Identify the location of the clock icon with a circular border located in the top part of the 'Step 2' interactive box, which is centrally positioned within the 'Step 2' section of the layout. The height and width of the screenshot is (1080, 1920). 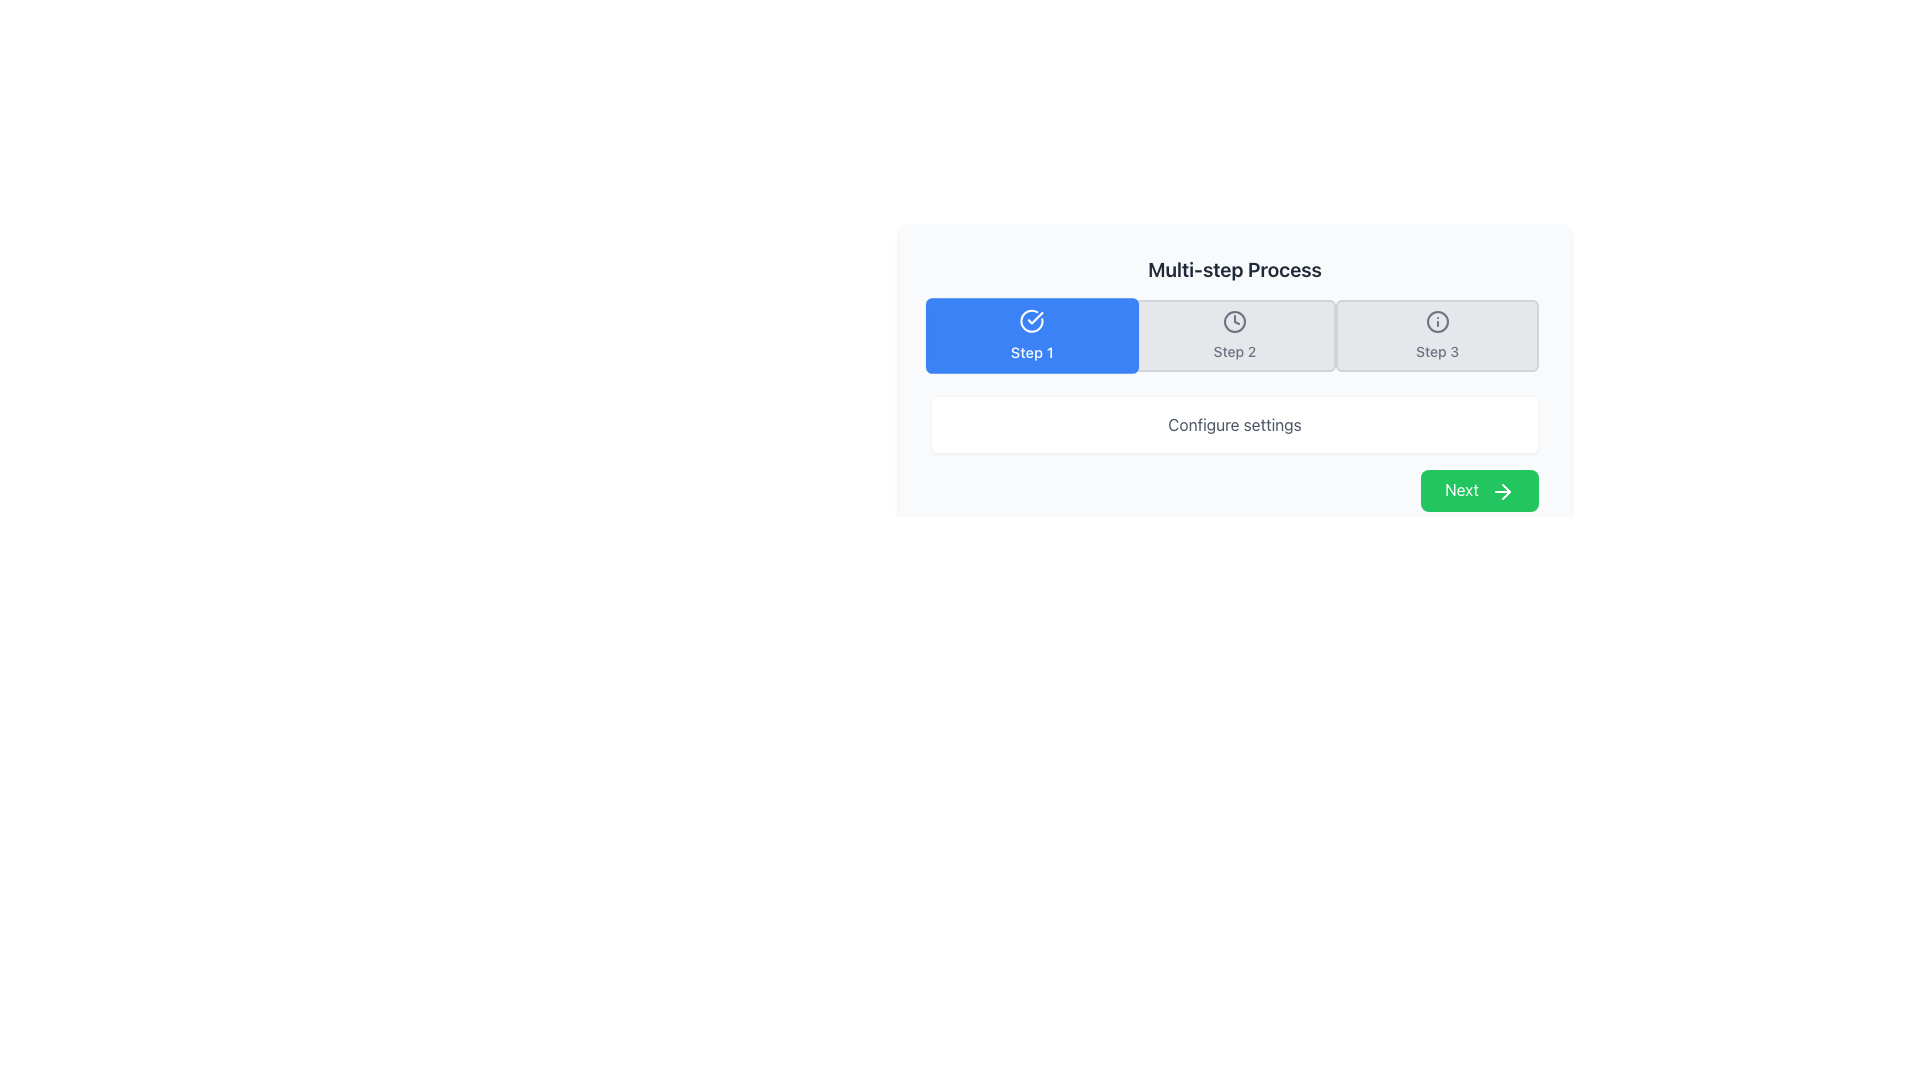
(1233, 320).